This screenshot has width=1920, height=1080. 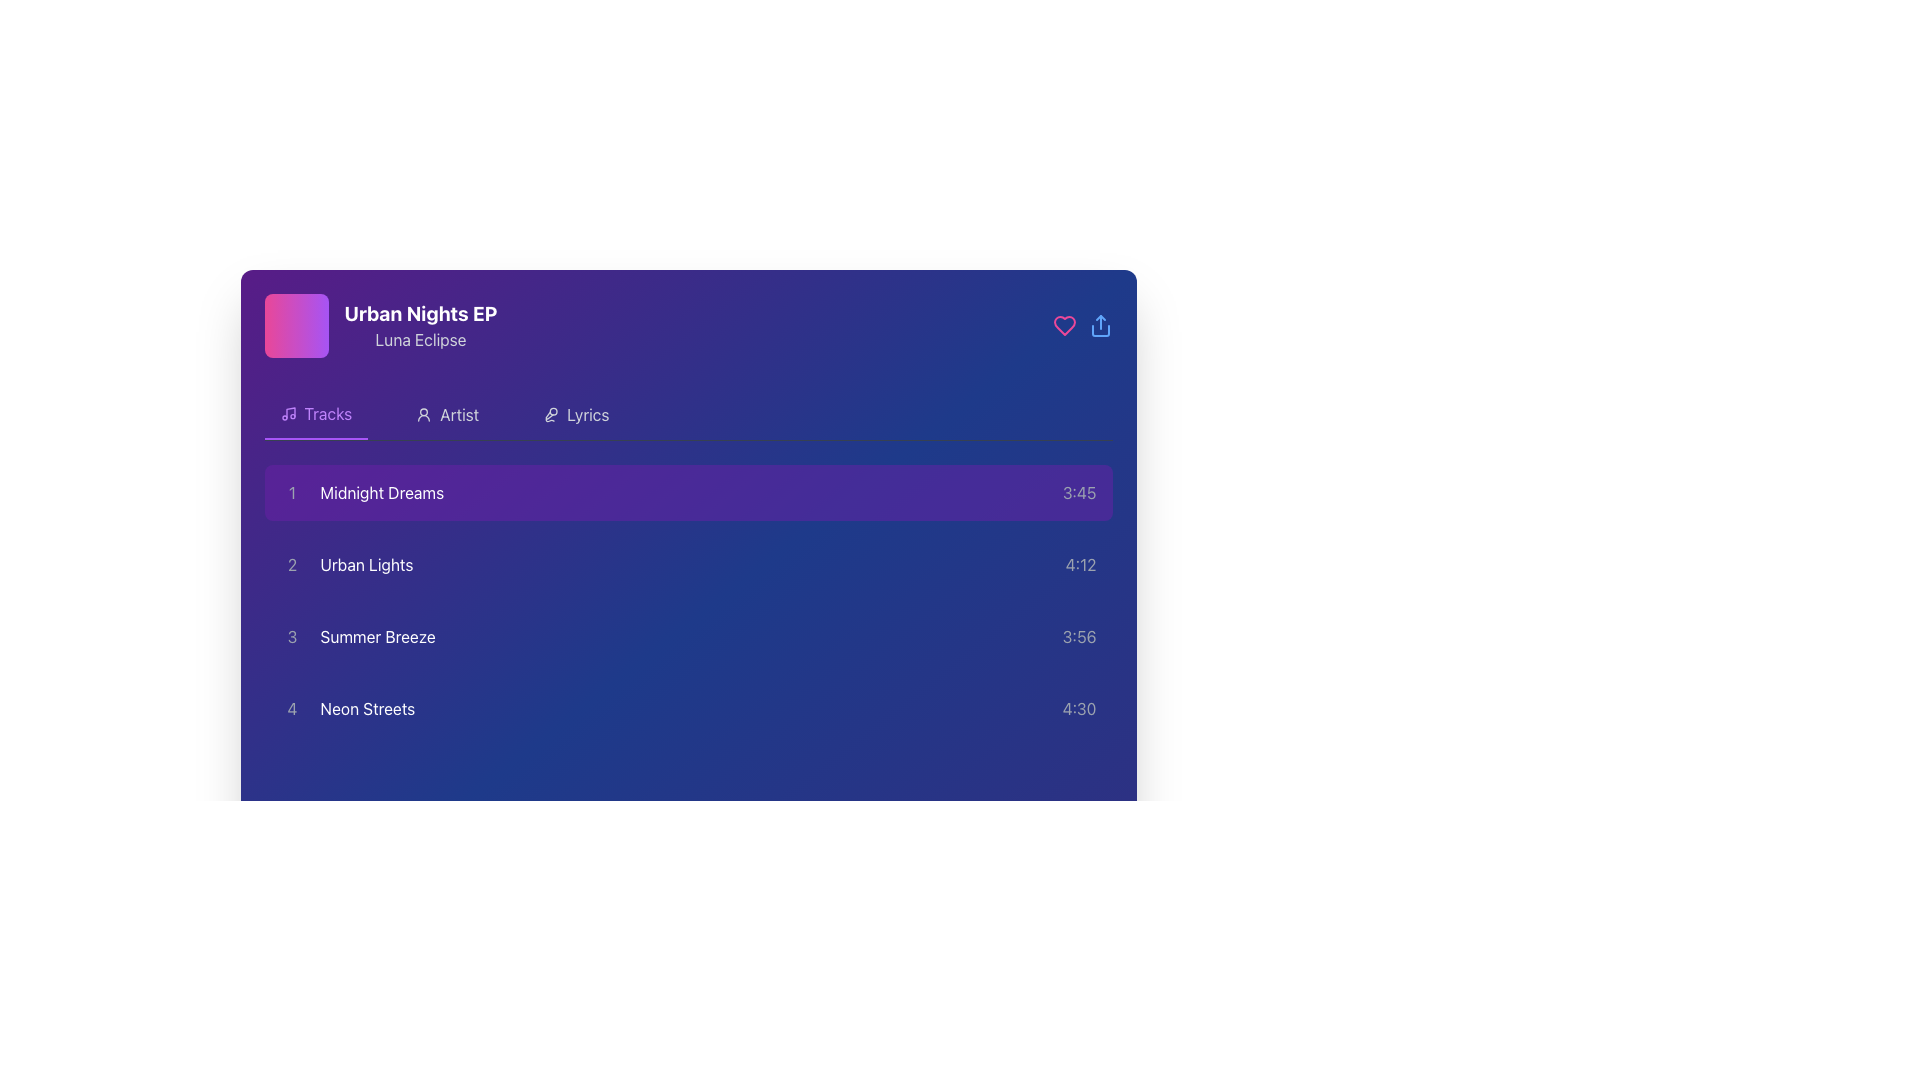 I want to click on the first list item with the title 'Midnight Dreams' and a purple background, so click(x=688, y=493).